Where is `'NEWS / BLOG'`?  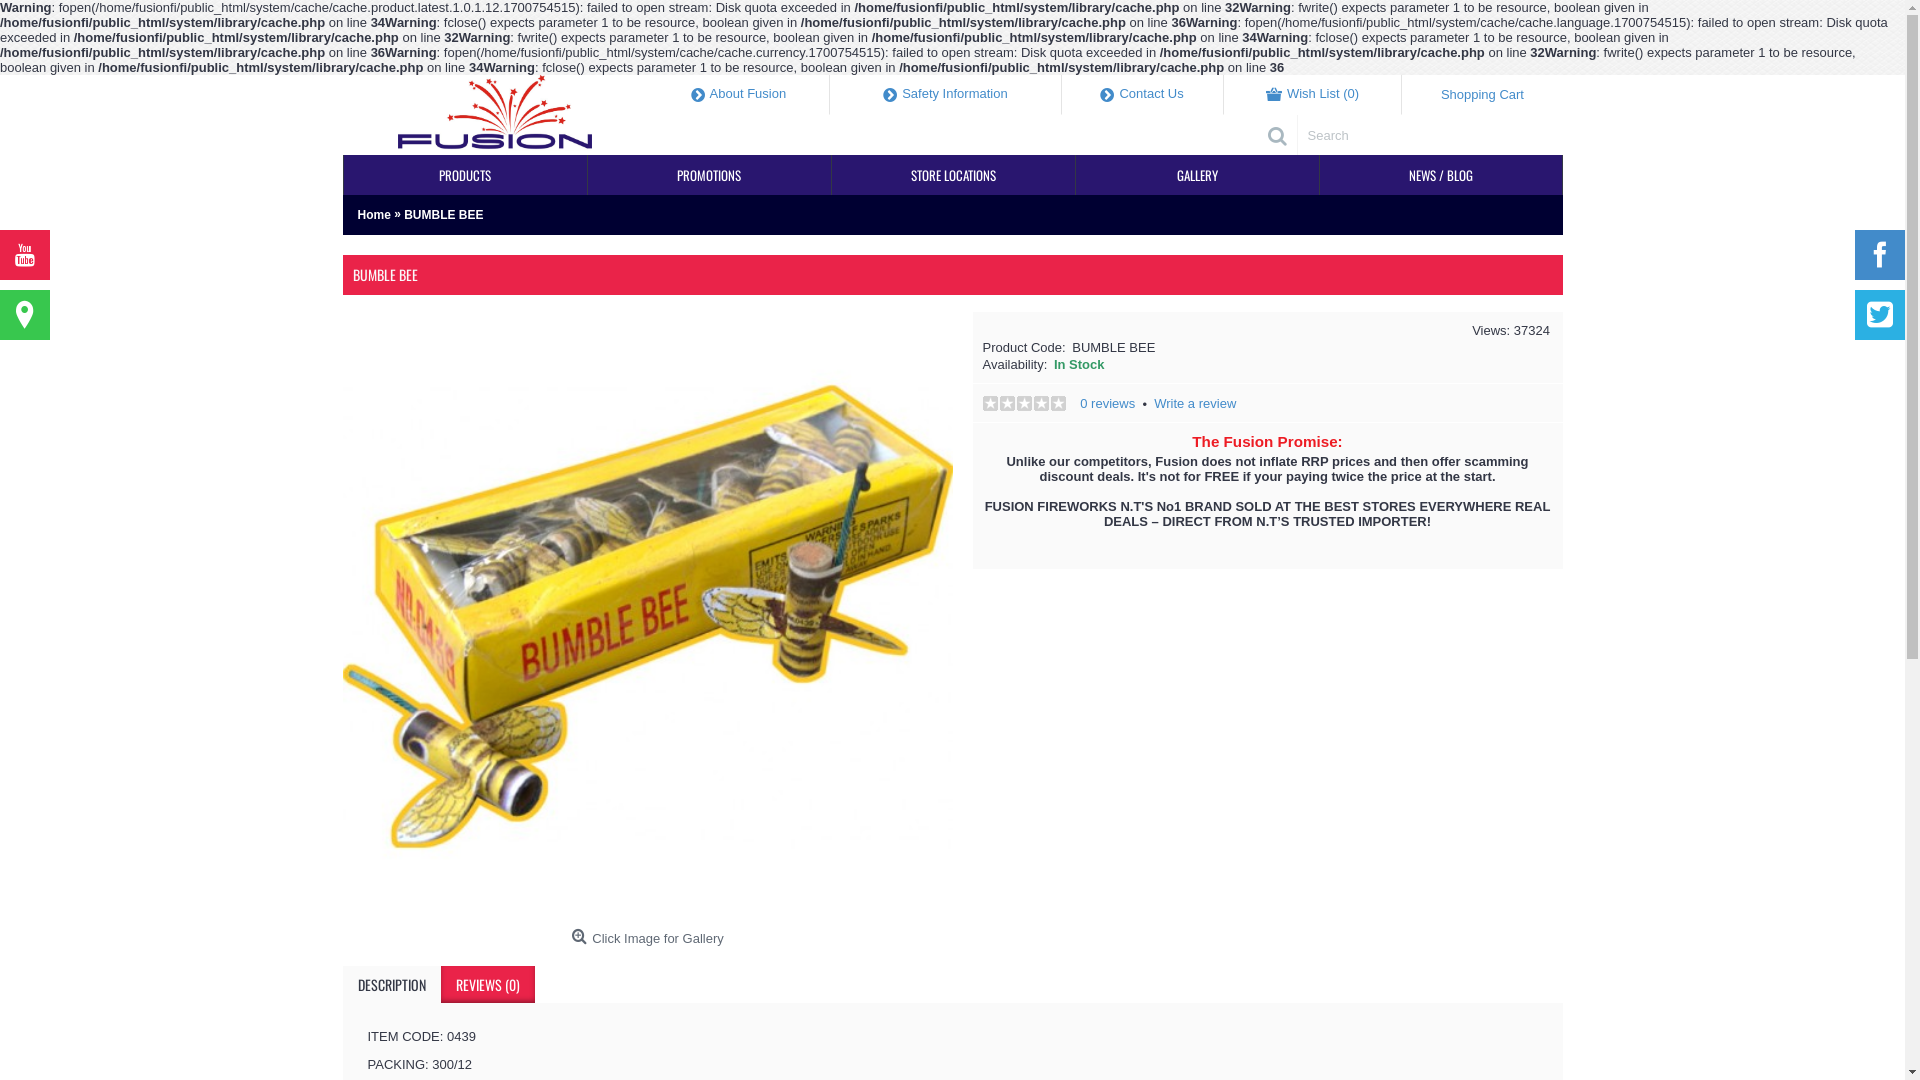 'NEWS / BLOG' is located at coordinates (1320, 173).